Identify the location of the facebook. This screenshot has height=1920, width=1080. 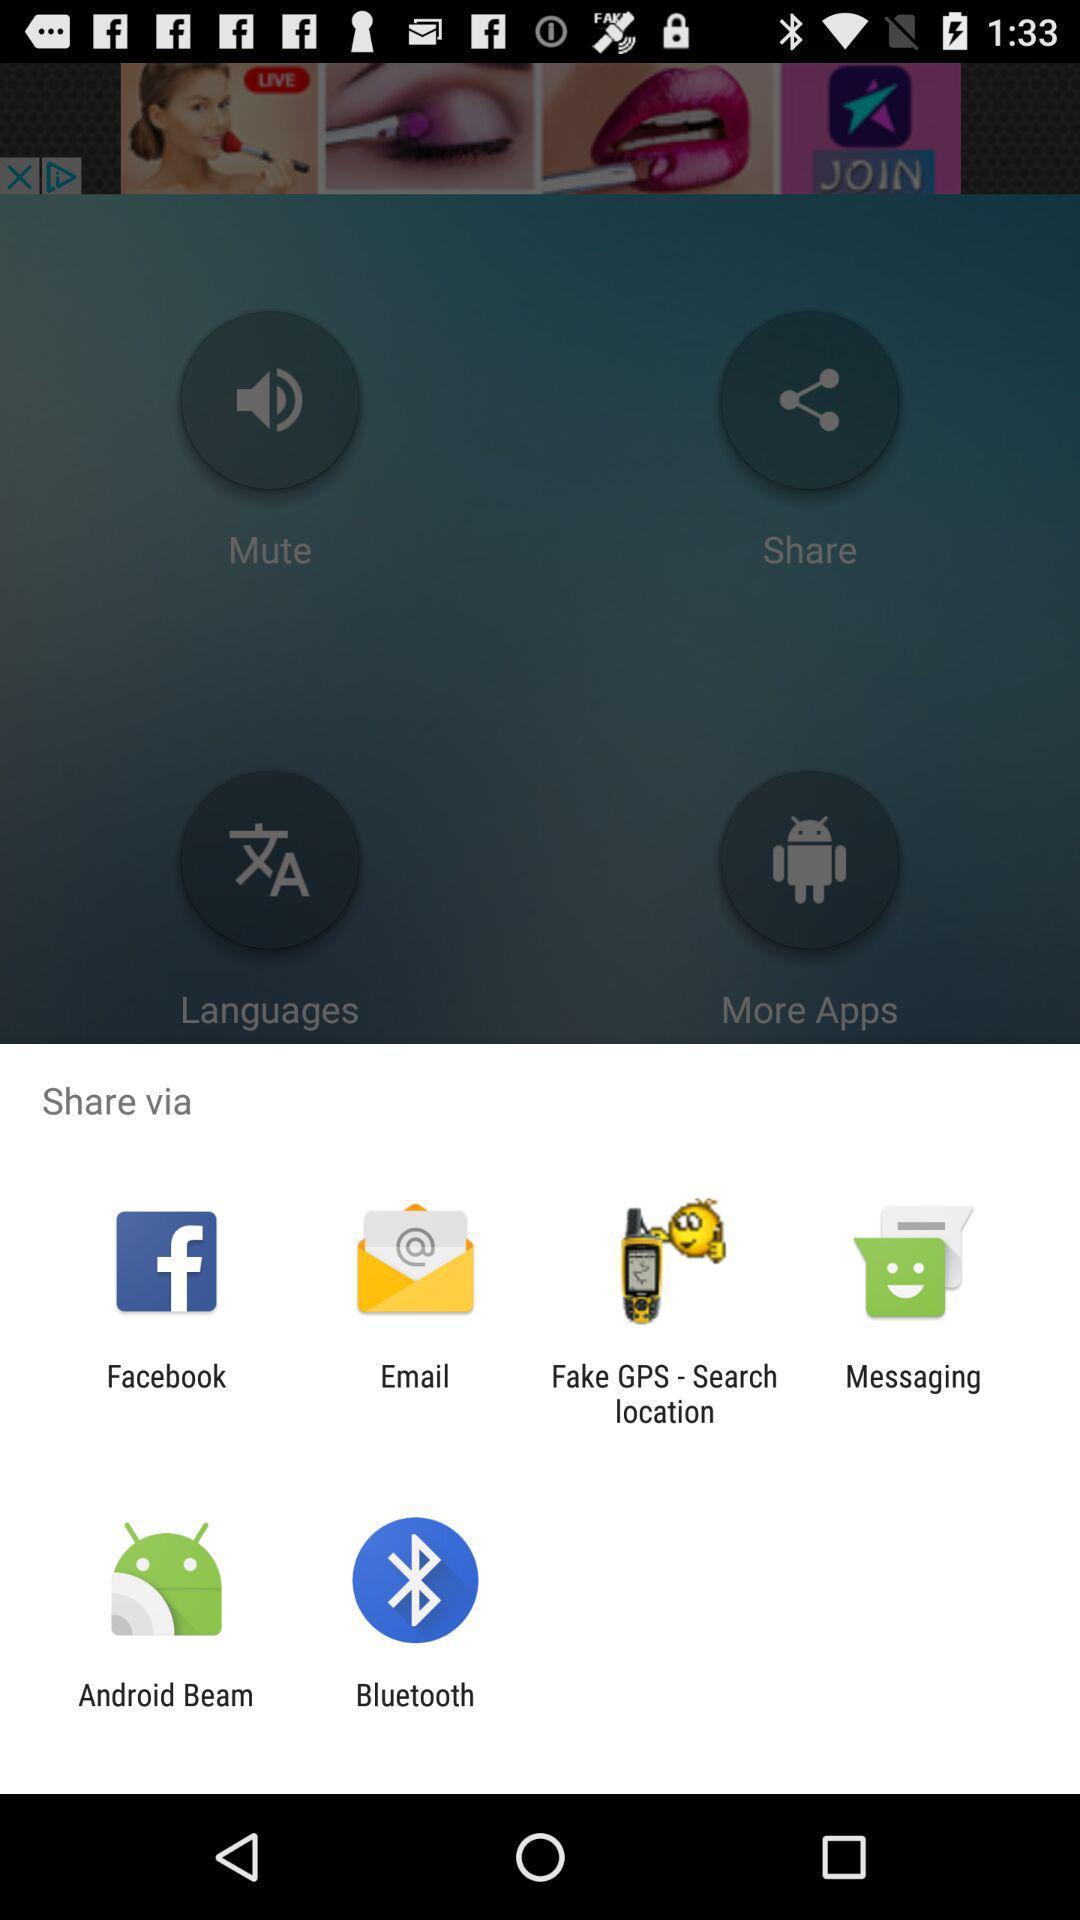
(165, 1392).